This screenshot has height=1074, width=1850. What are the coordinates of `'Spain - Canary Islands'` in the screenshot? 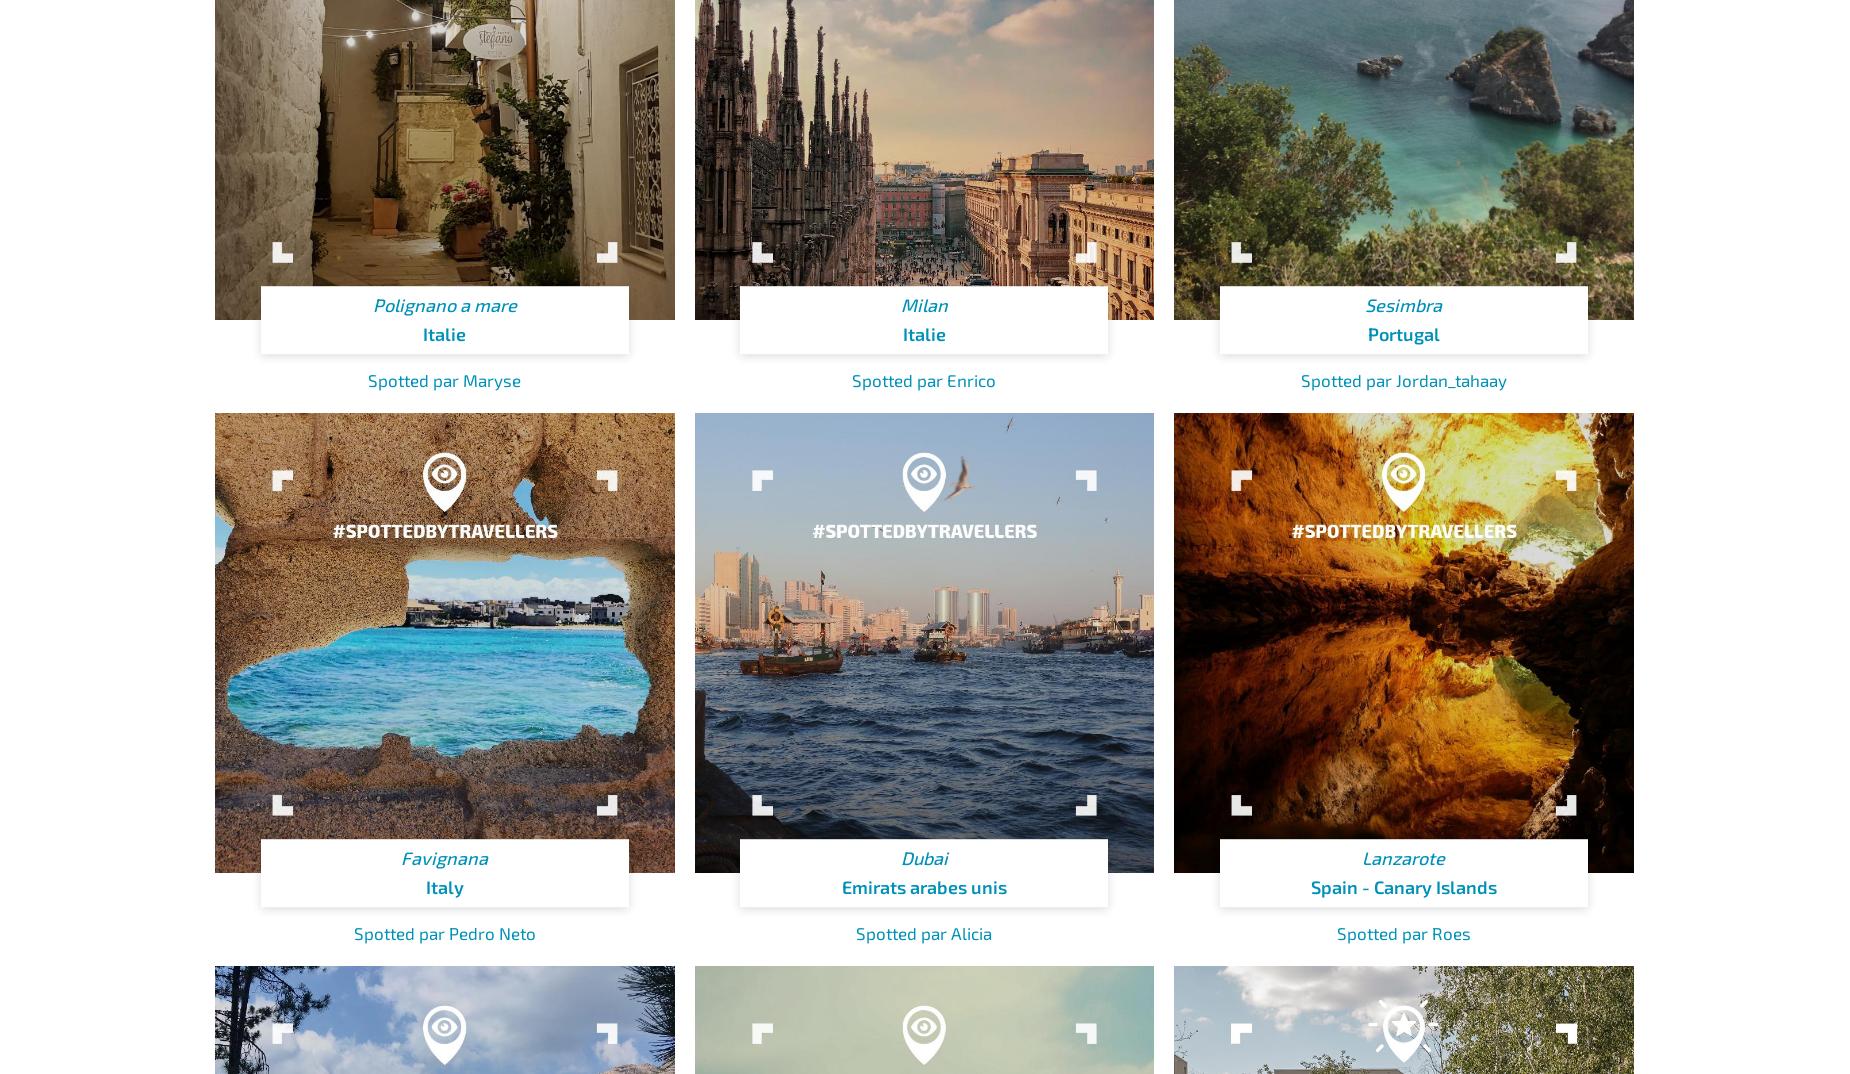 It's located at (1403, 885).